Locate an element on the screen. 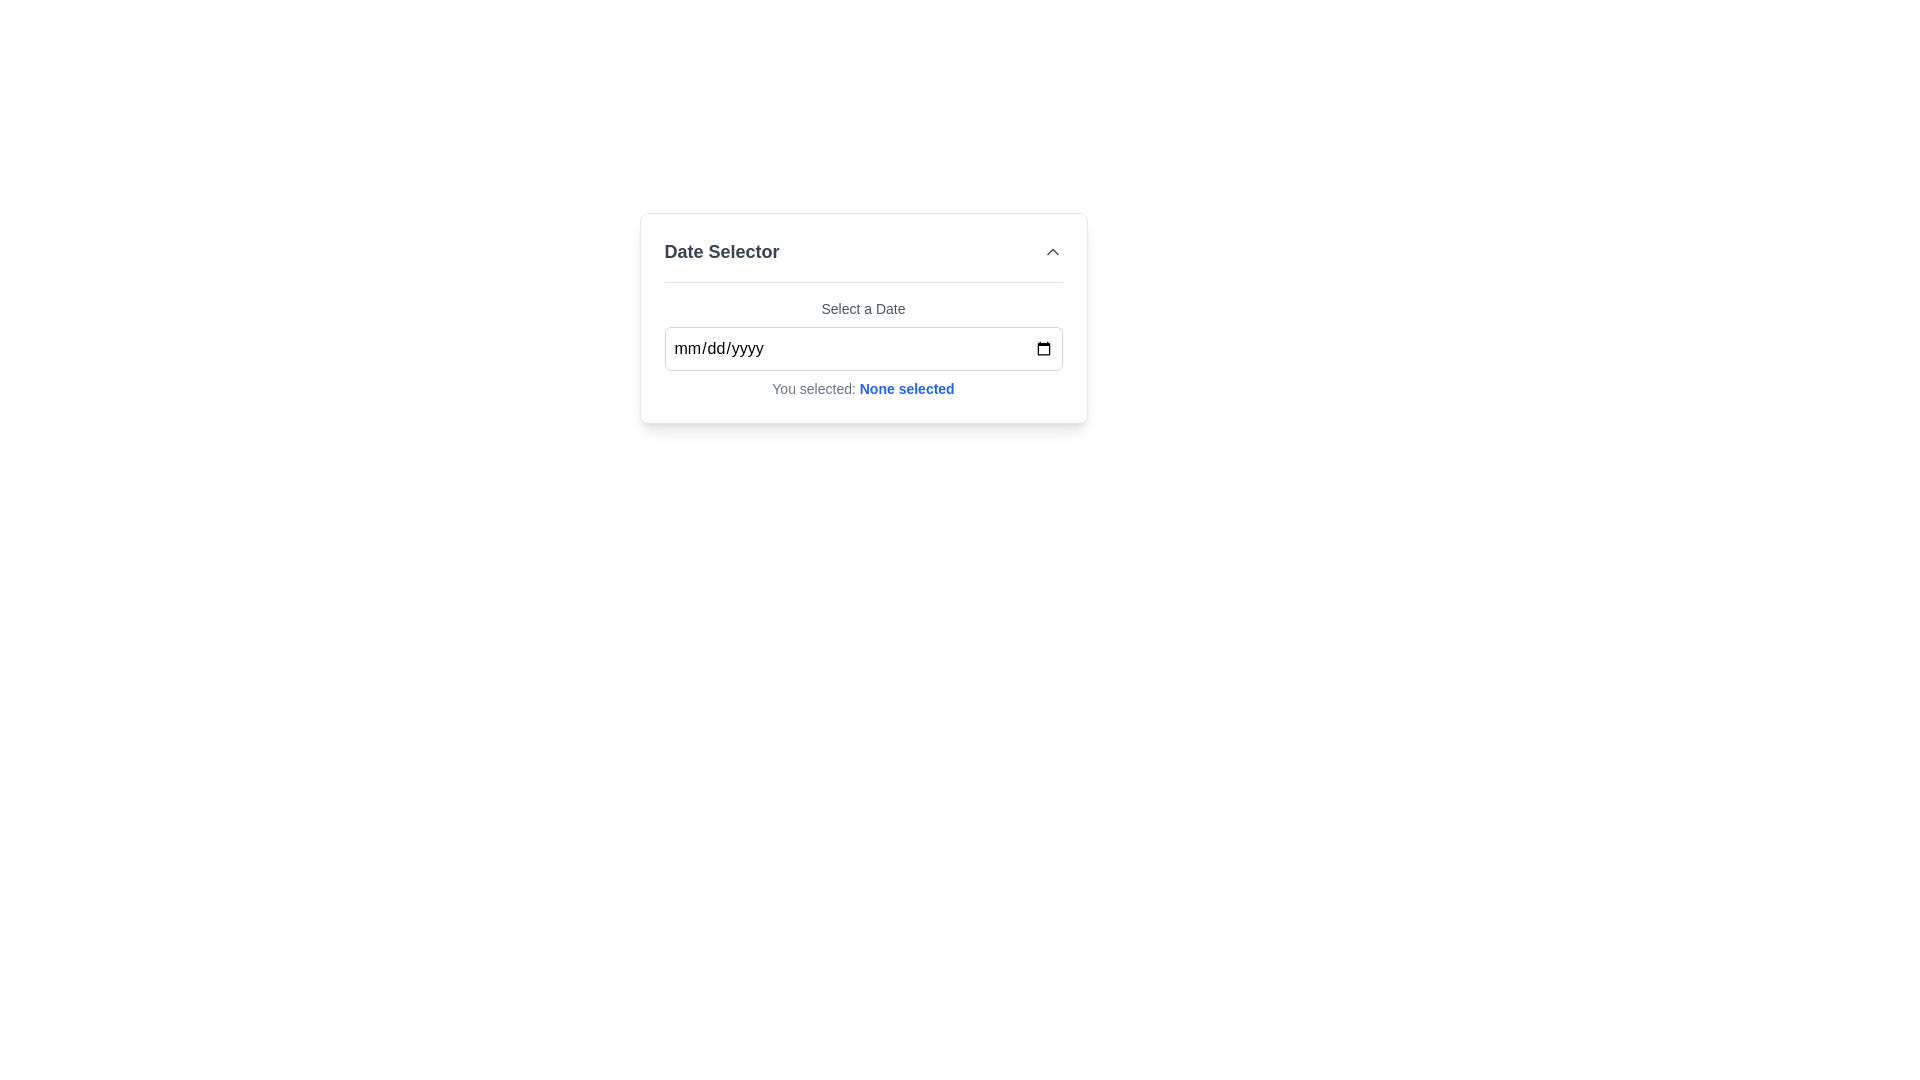 Image resolution: width=1920 pixels, height=1080 pixels. the text label displaying 'None selected' in blue color and bold font, which is located adjacent to the label 'You selected:' is located at coordinates (906, 389).